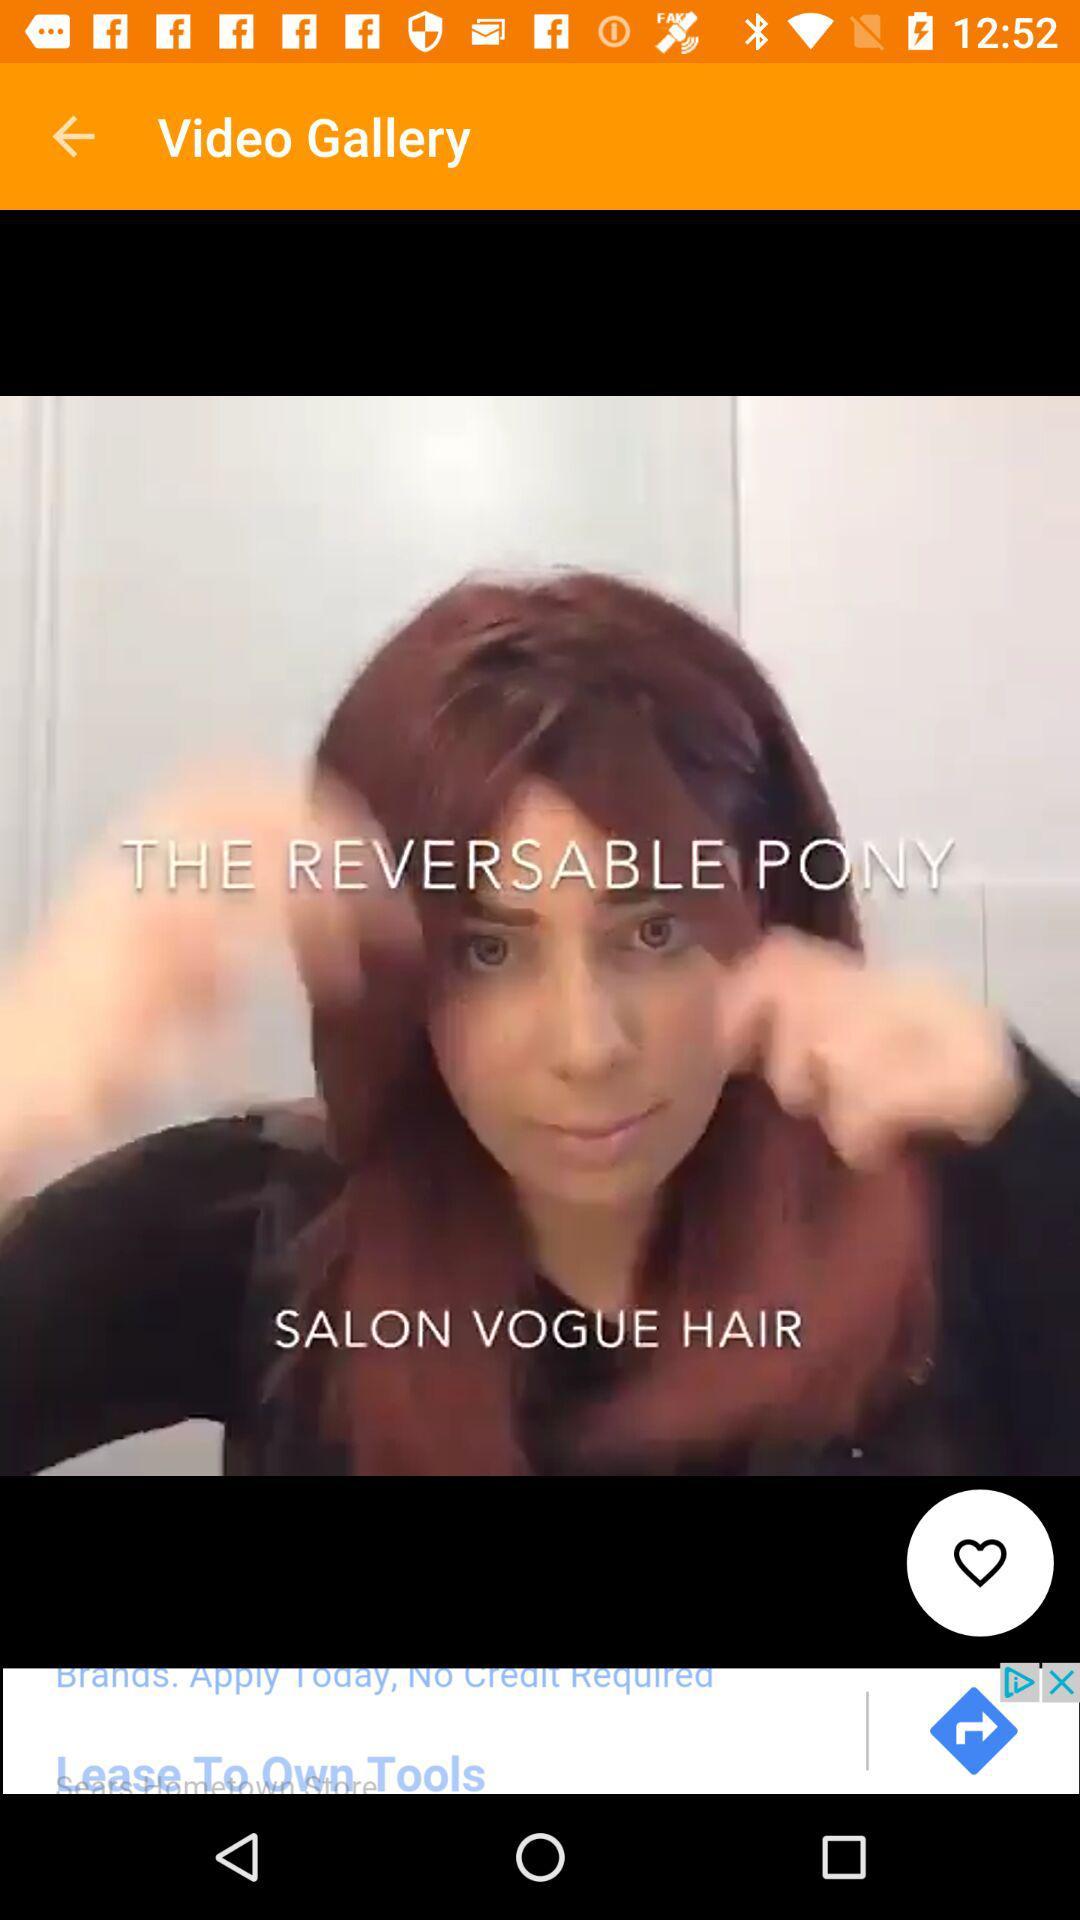 The image size is (1080, 1920). What do you see at coordinates (979, 1562) in the screenshot?
I see `the favorite icon` at bounding box center [979, 1562].